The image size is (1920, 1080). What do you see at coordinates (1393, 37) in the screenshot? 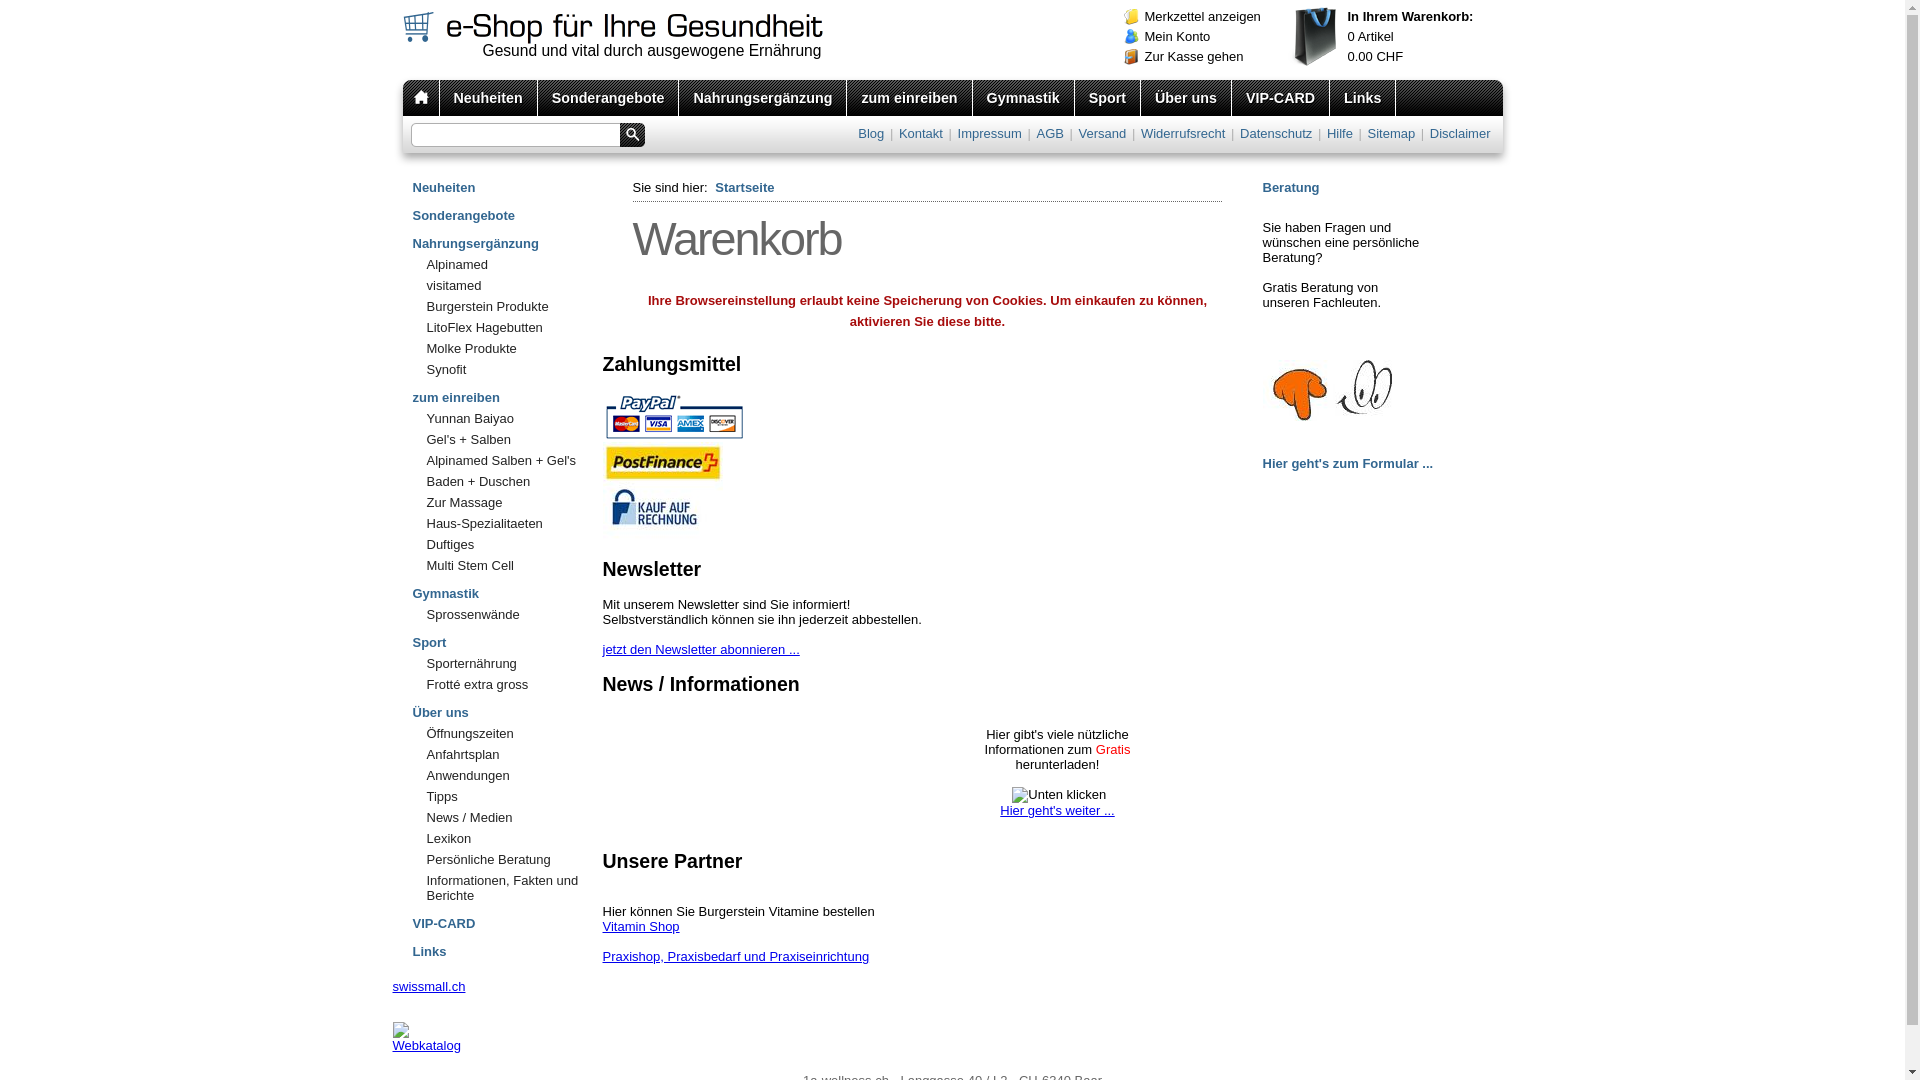
I see `'In Ihrem Warenkorb:` at bounding box center [1393, 37].